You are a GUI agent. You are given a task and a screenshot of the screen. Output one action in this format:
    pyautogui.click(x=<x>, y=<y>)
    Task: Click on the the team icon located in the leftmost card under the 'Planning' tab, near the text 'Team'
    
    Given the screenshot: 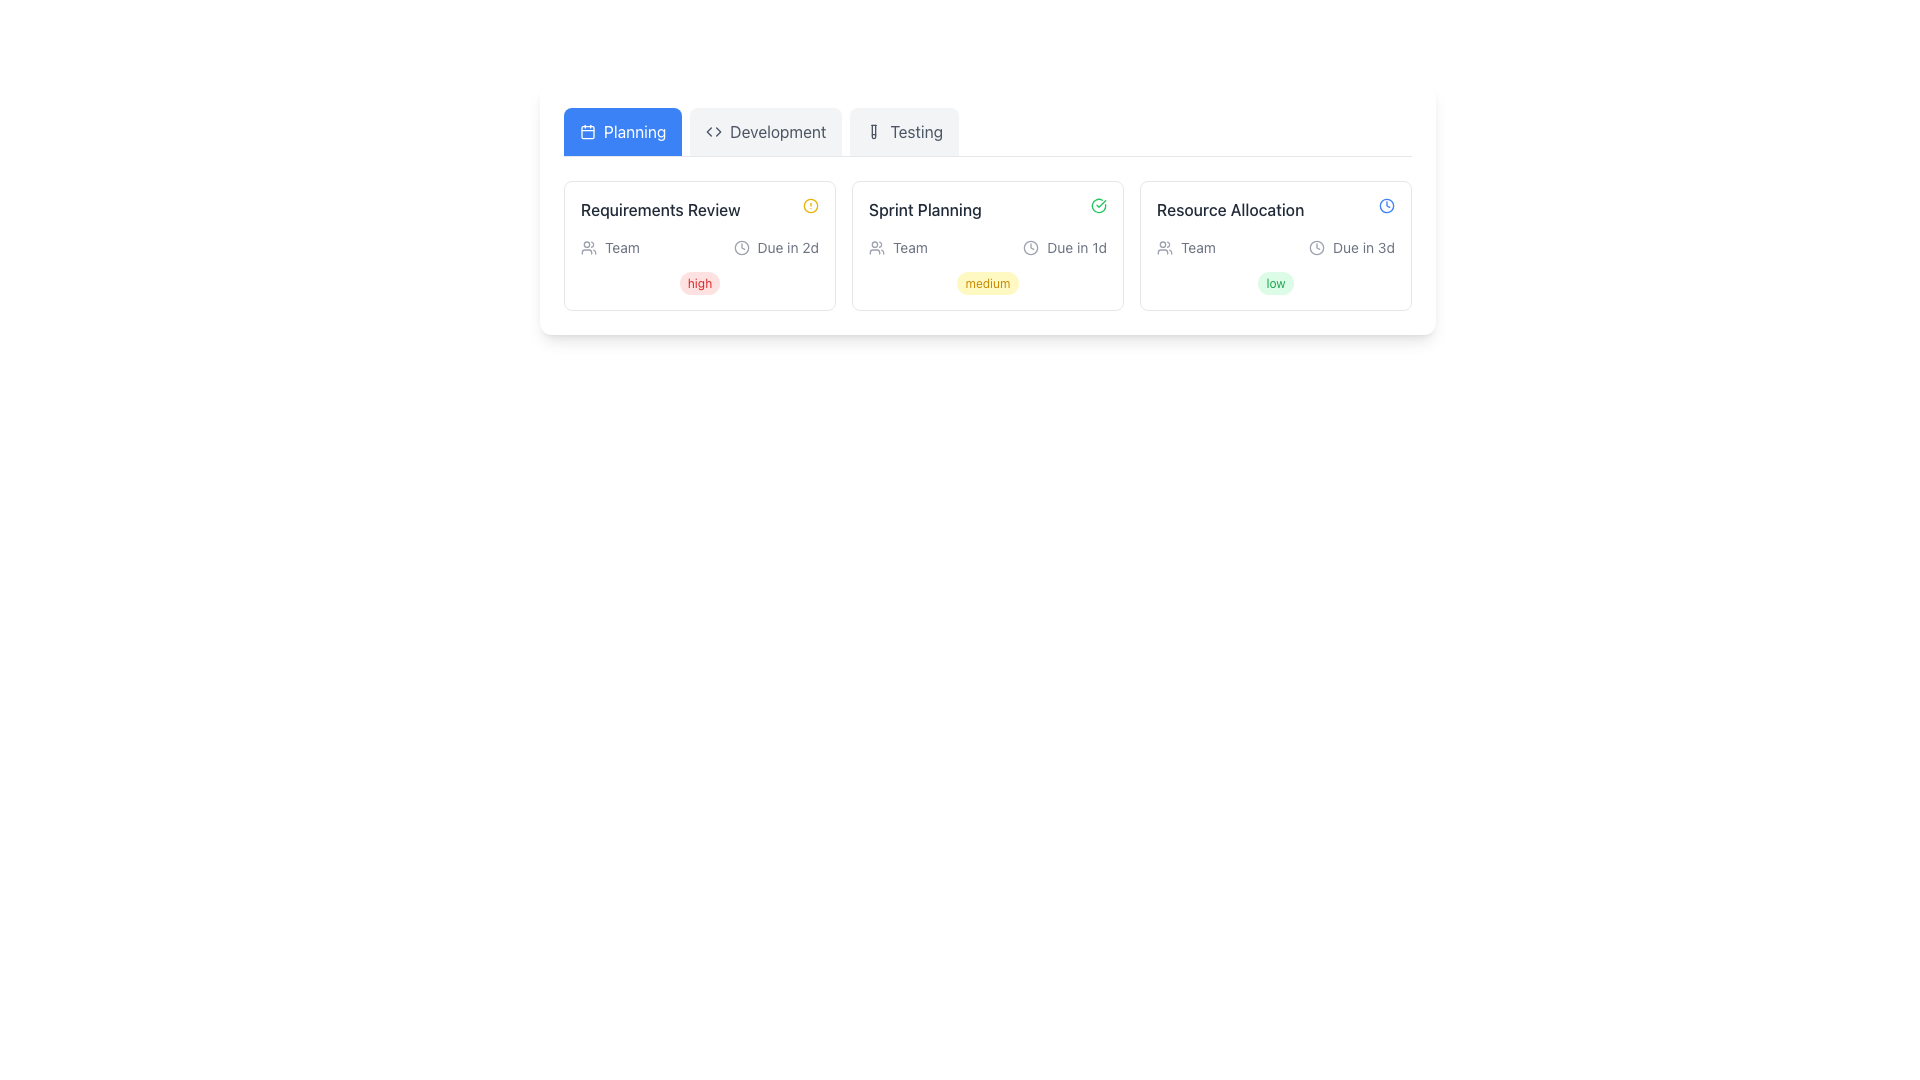 What is the action you would take?
    pyautogui.click(x=588, y=246)
    